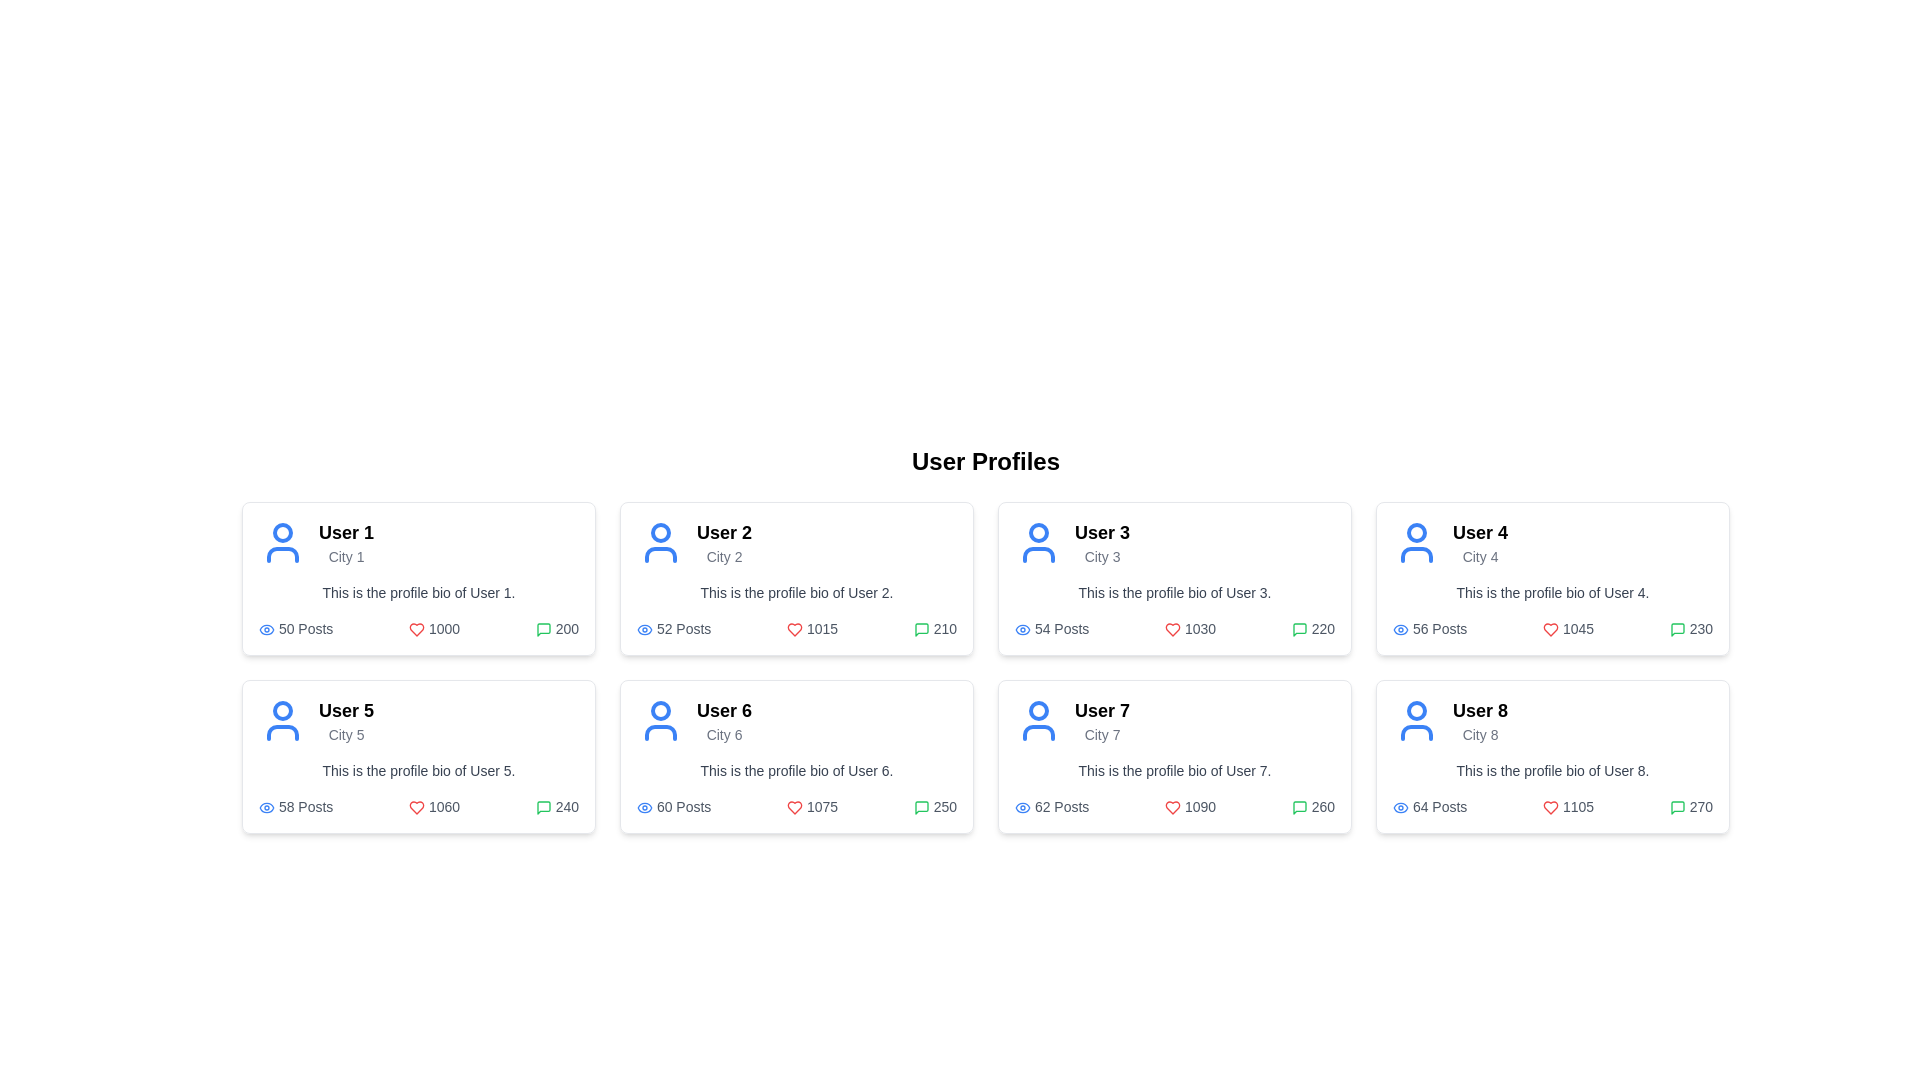 The height and width of the screenshot is (1080, 1920). What do you see at coordinates (1415, 709) in the screenshot?
I see `the SVG circle representing the head in the user profile icon located in the bottom-right corner of the layout` at bounding box center [1415, 709].